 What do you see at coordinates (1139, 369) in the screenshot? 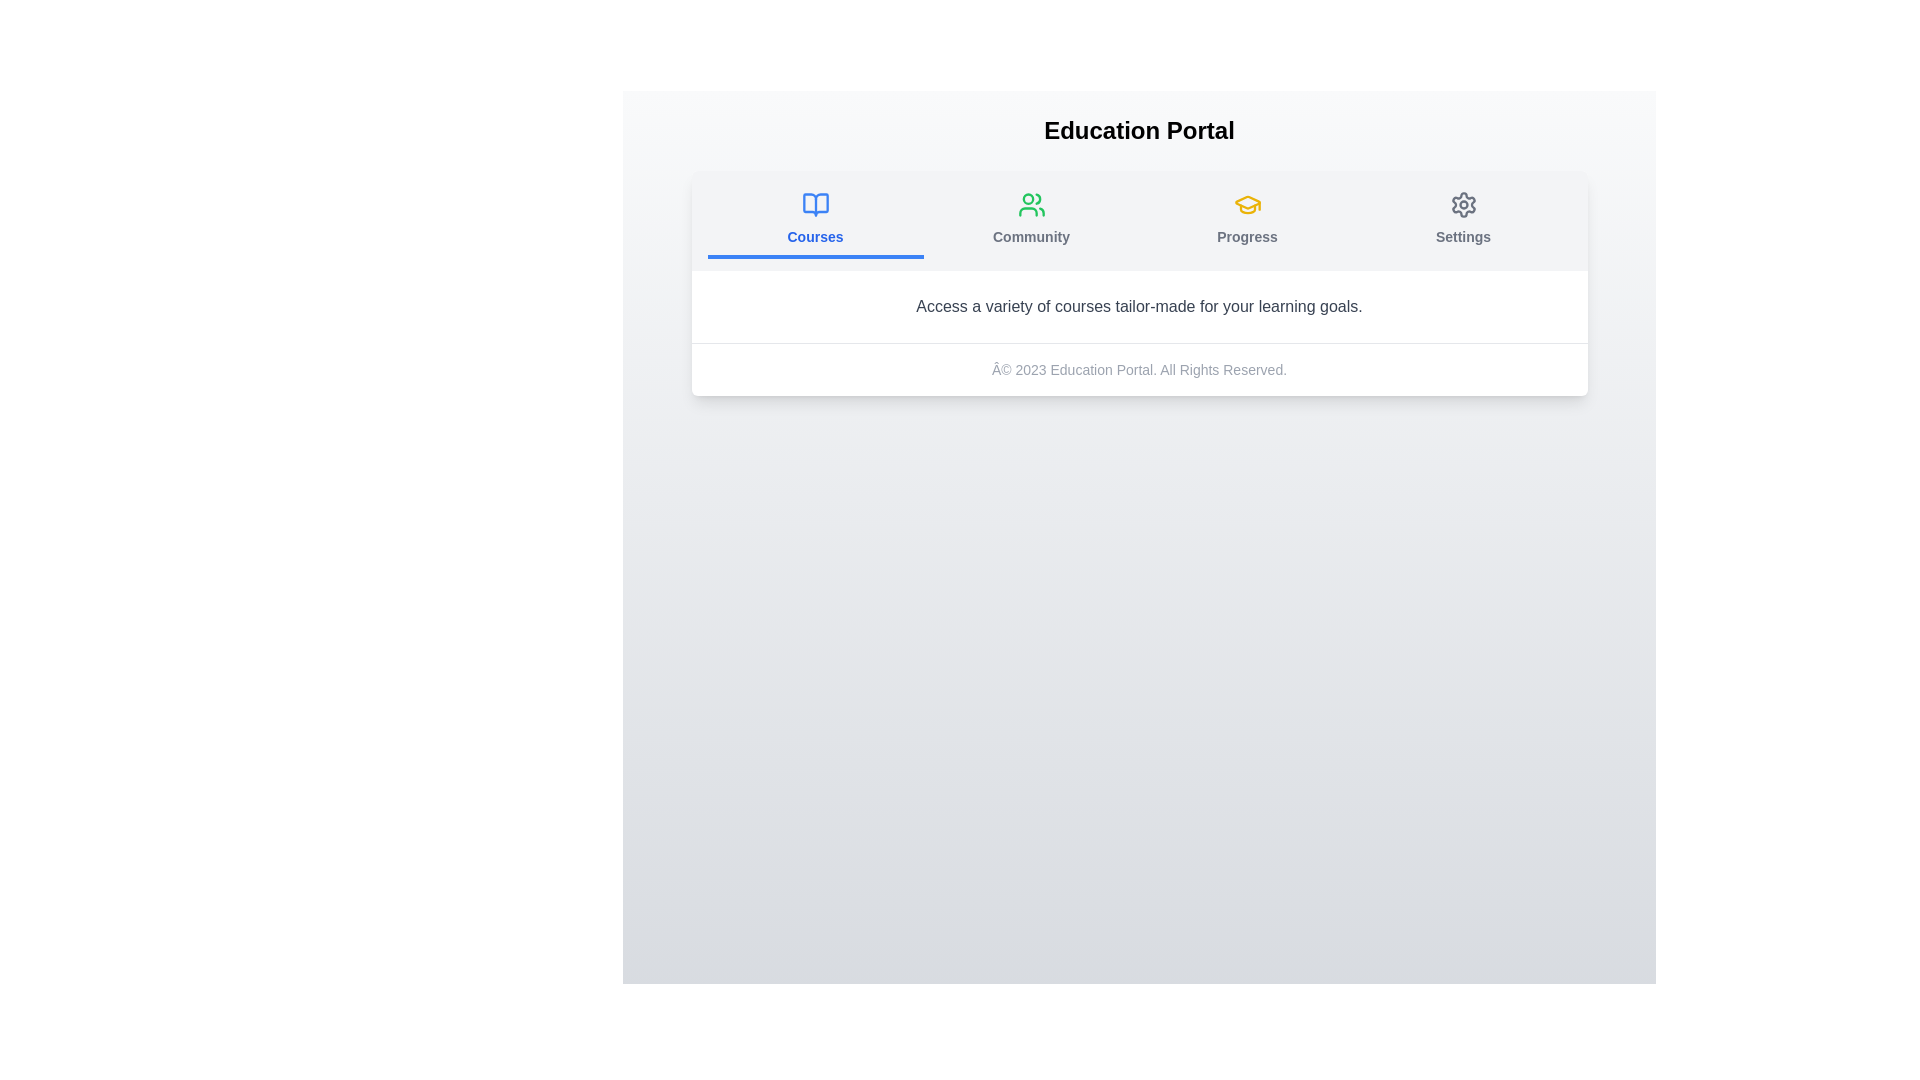
I see `the static text label providing copyright information located at the bottom of the card-style section` at bounding box center [1139, 369].